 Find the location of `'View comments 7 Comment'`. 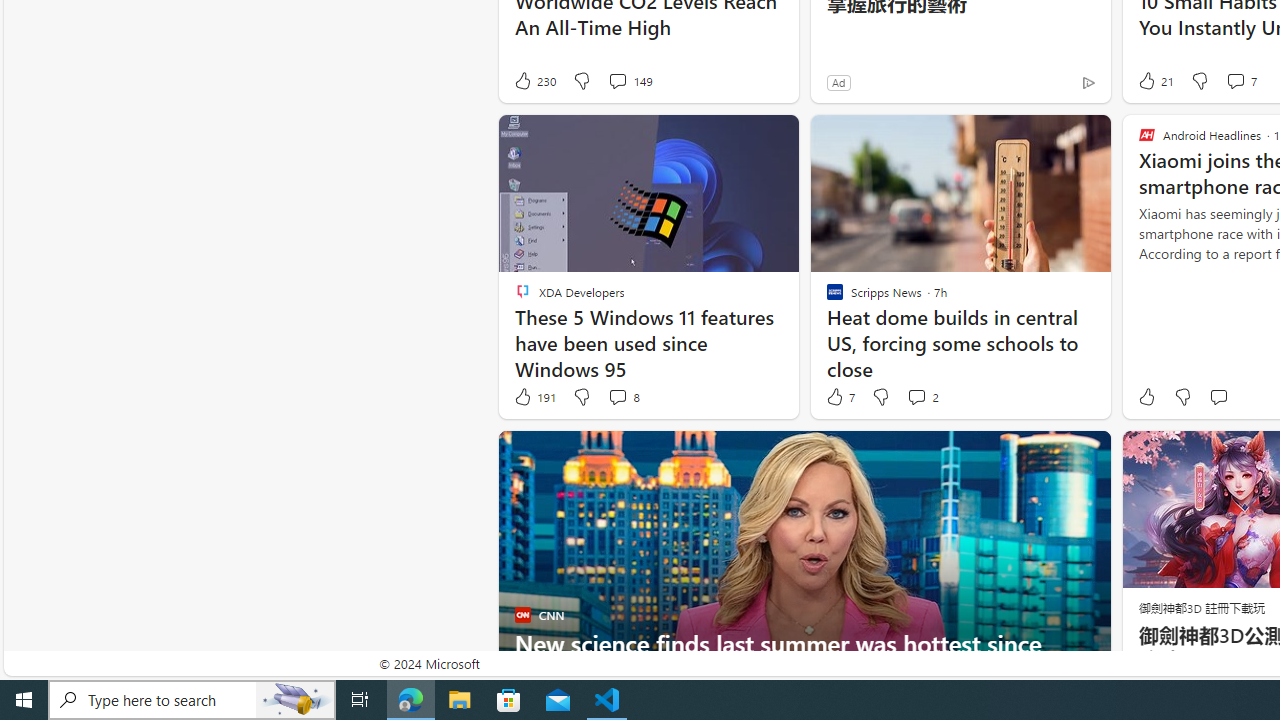

'View comments 7 Comment' is located at coordinates (1234, 80).